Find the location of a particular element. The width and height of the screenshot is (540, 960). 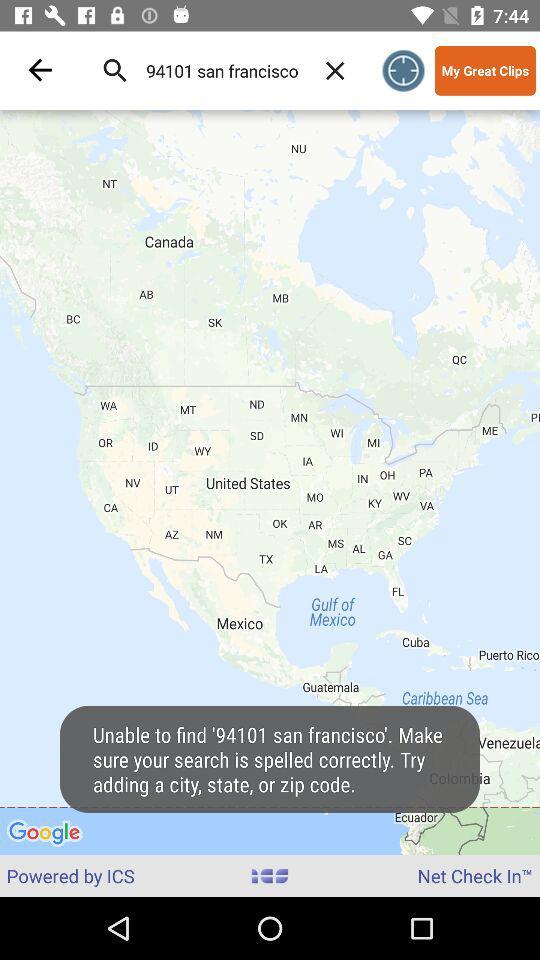

my great clips icon is located at coordinates (484, 70).